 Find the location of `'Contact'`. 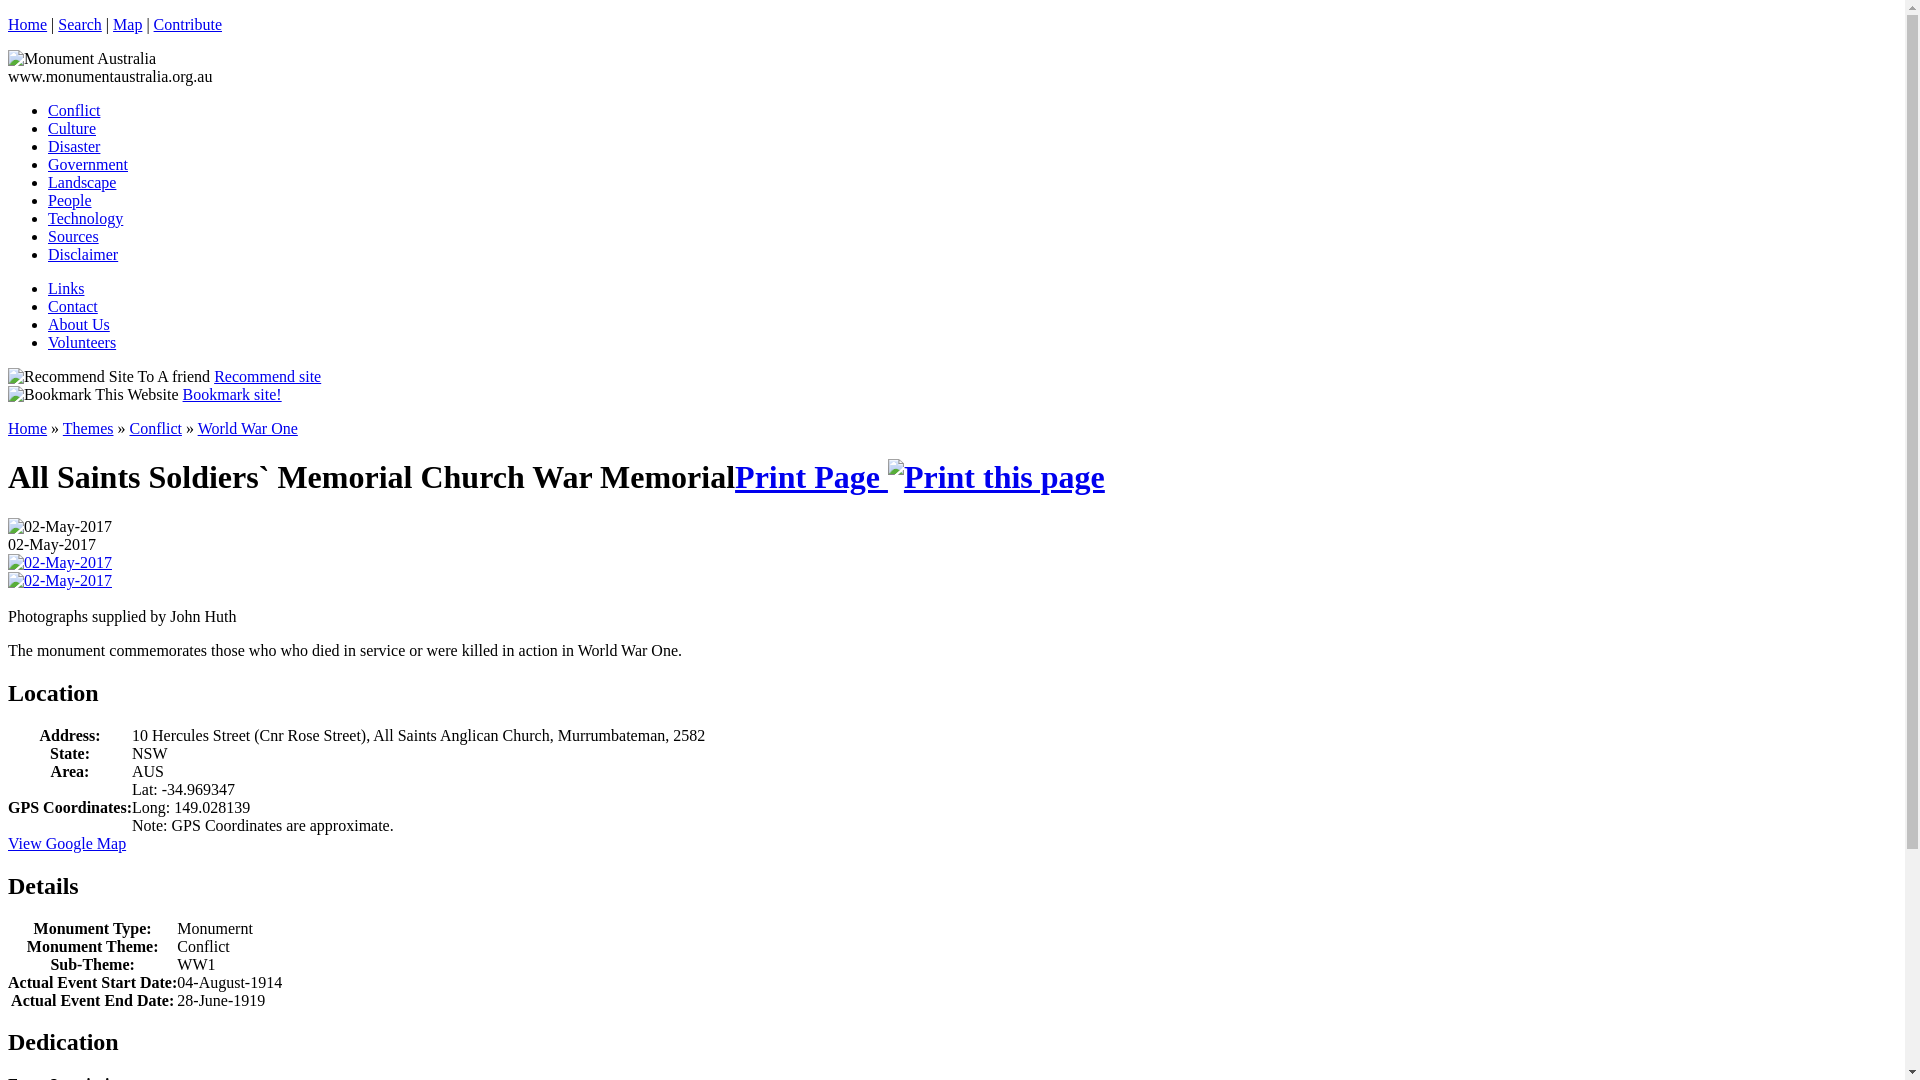

'Contact' is located at coordinates (72, 306).